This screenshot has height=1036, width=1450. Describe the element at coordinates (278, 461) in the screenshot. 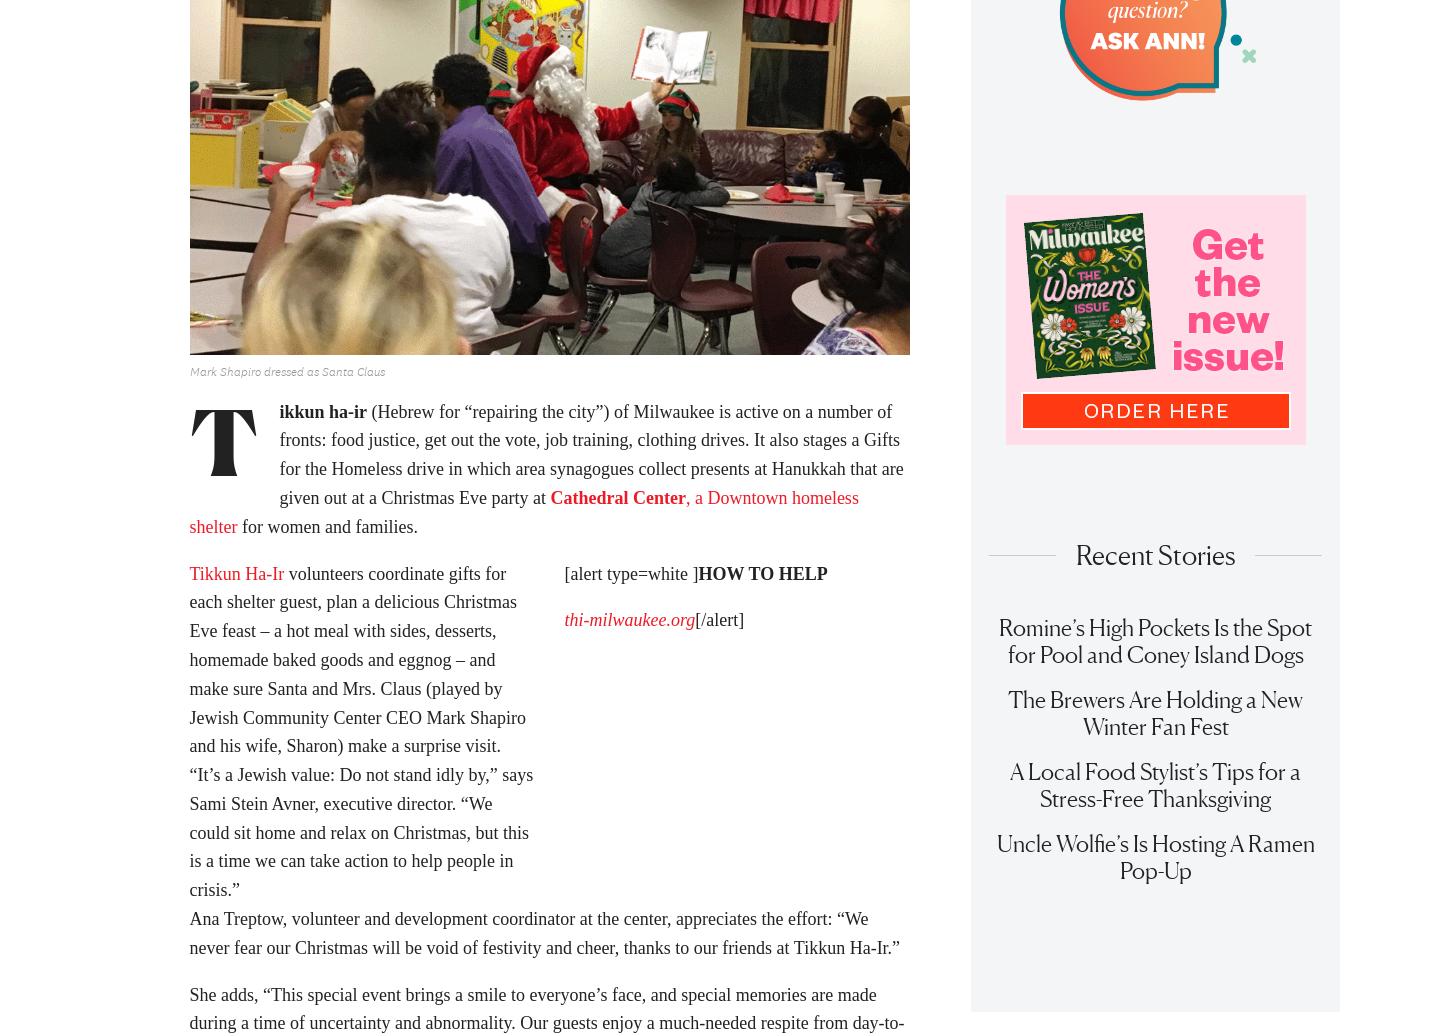

I see `'(Hebrew for “repairing the city”) of Milwaukee is active on a number of fronts: food justice, get out the vote, job training, clothing drives. It also stages a Gifts for the Homeless drive in which area synagogues collect presents at Hanukkah that are given out at a Christmas Eve party at'` at that location.